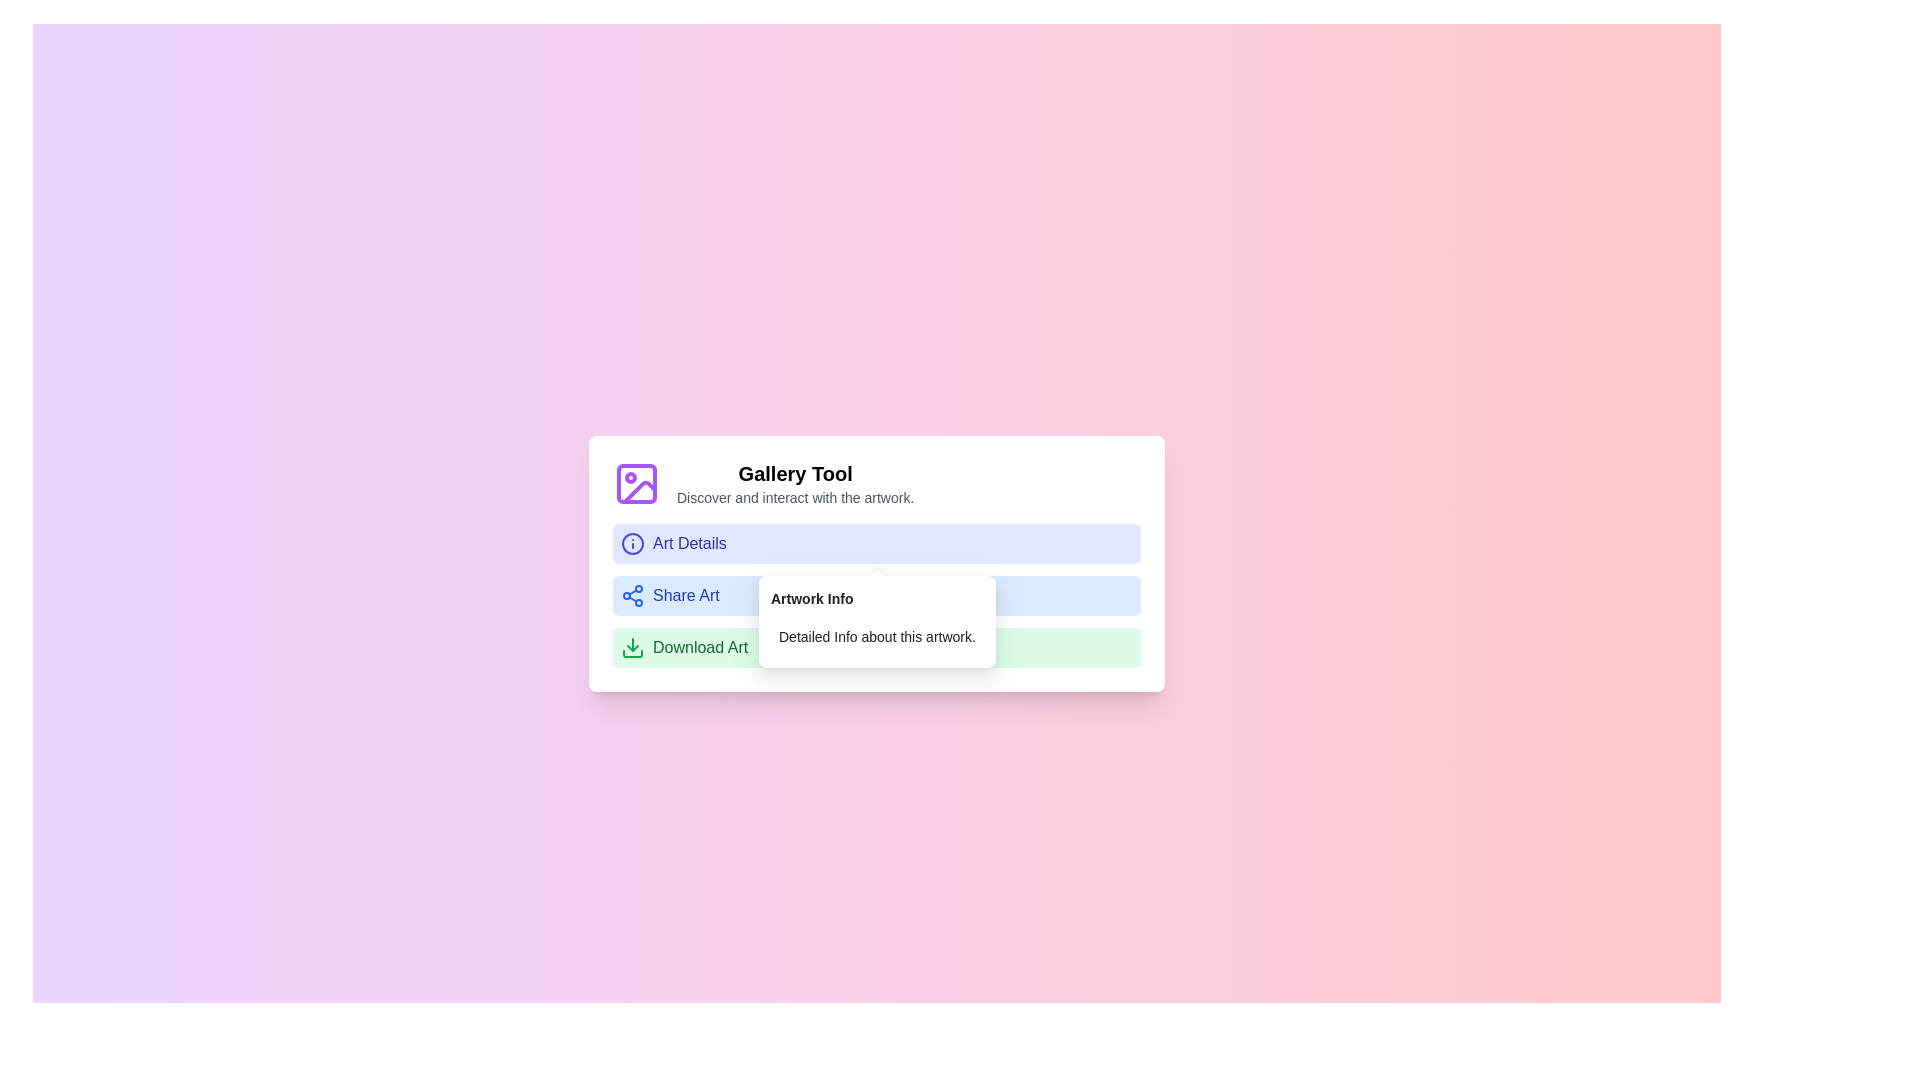  I want to click on the text label that provides a descriptive identifier for the associated menu option, located within a rounded background and positioned second in a vertical list of options, so click(689, 543).